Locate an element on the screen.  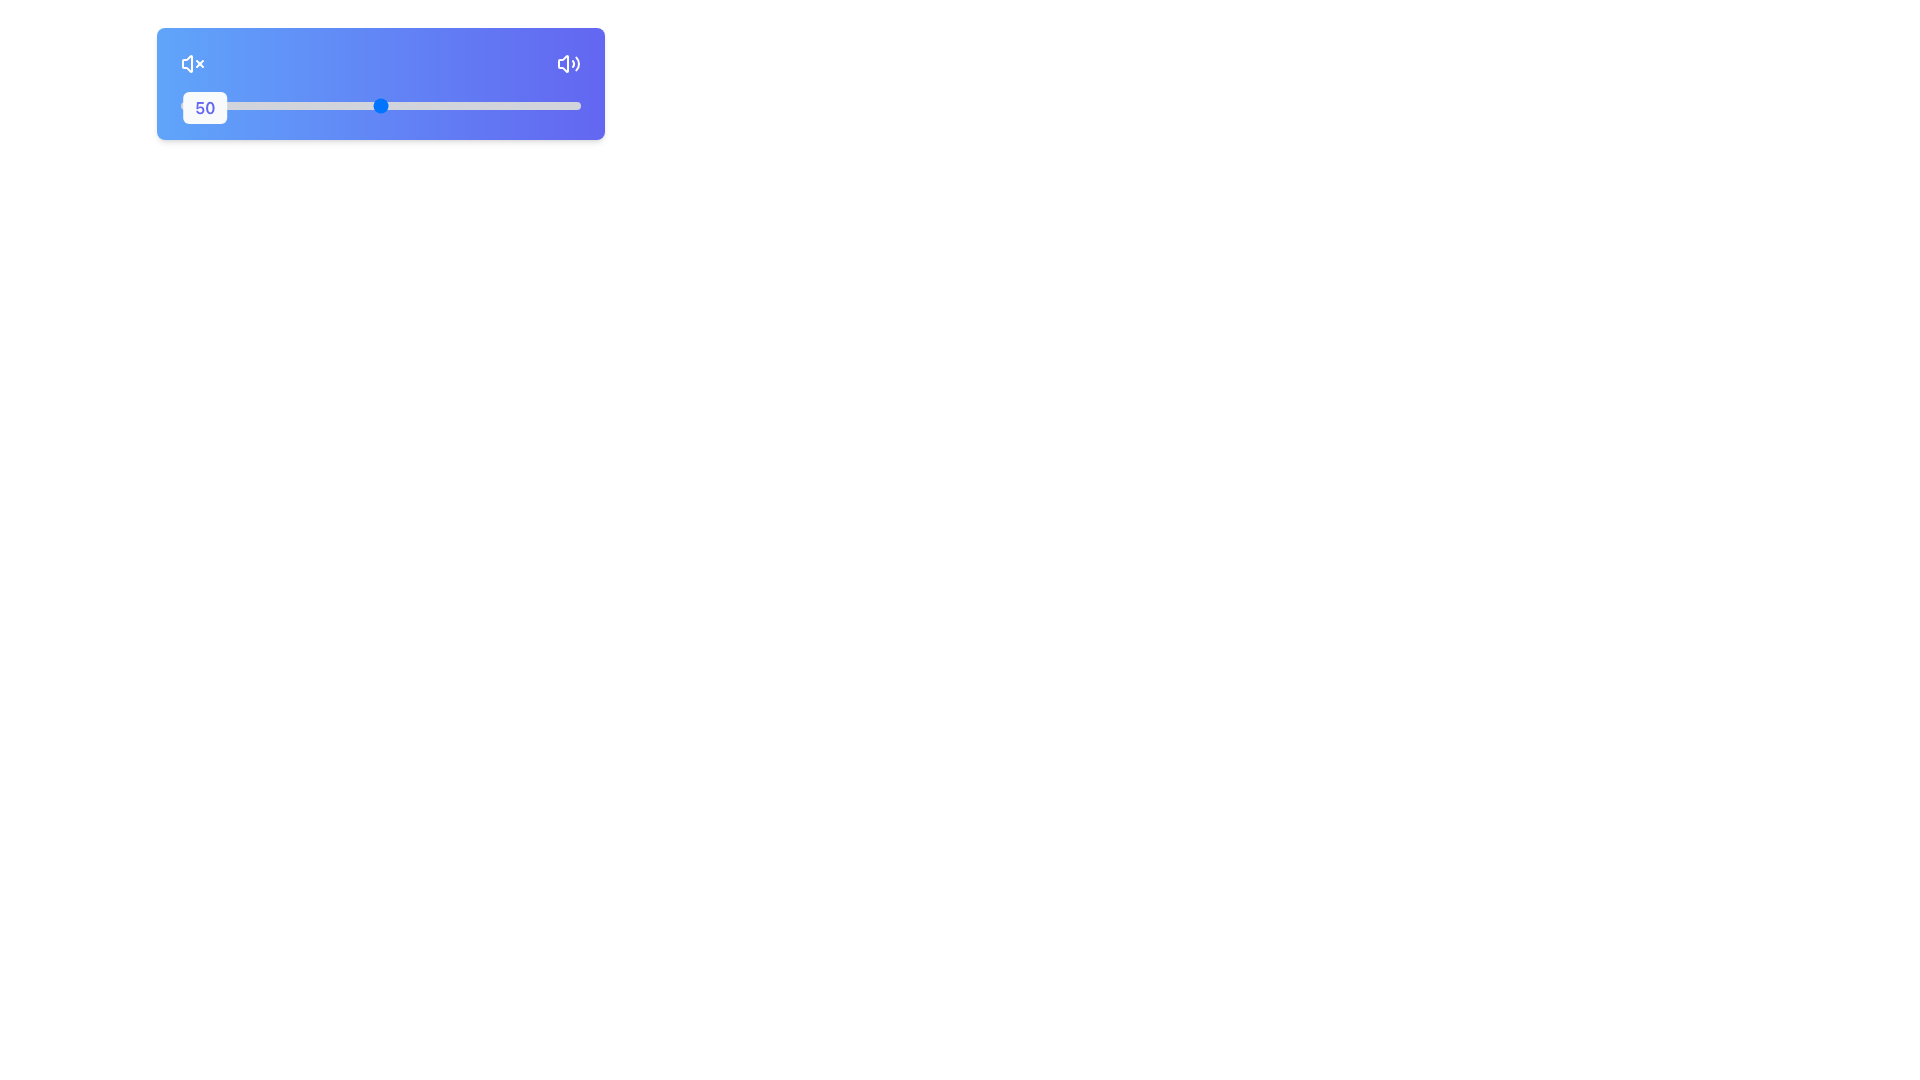
the muted volume icon, which is styled as a speaker with an 'X' symbol on a blue background is located at coordinates (192, 63).